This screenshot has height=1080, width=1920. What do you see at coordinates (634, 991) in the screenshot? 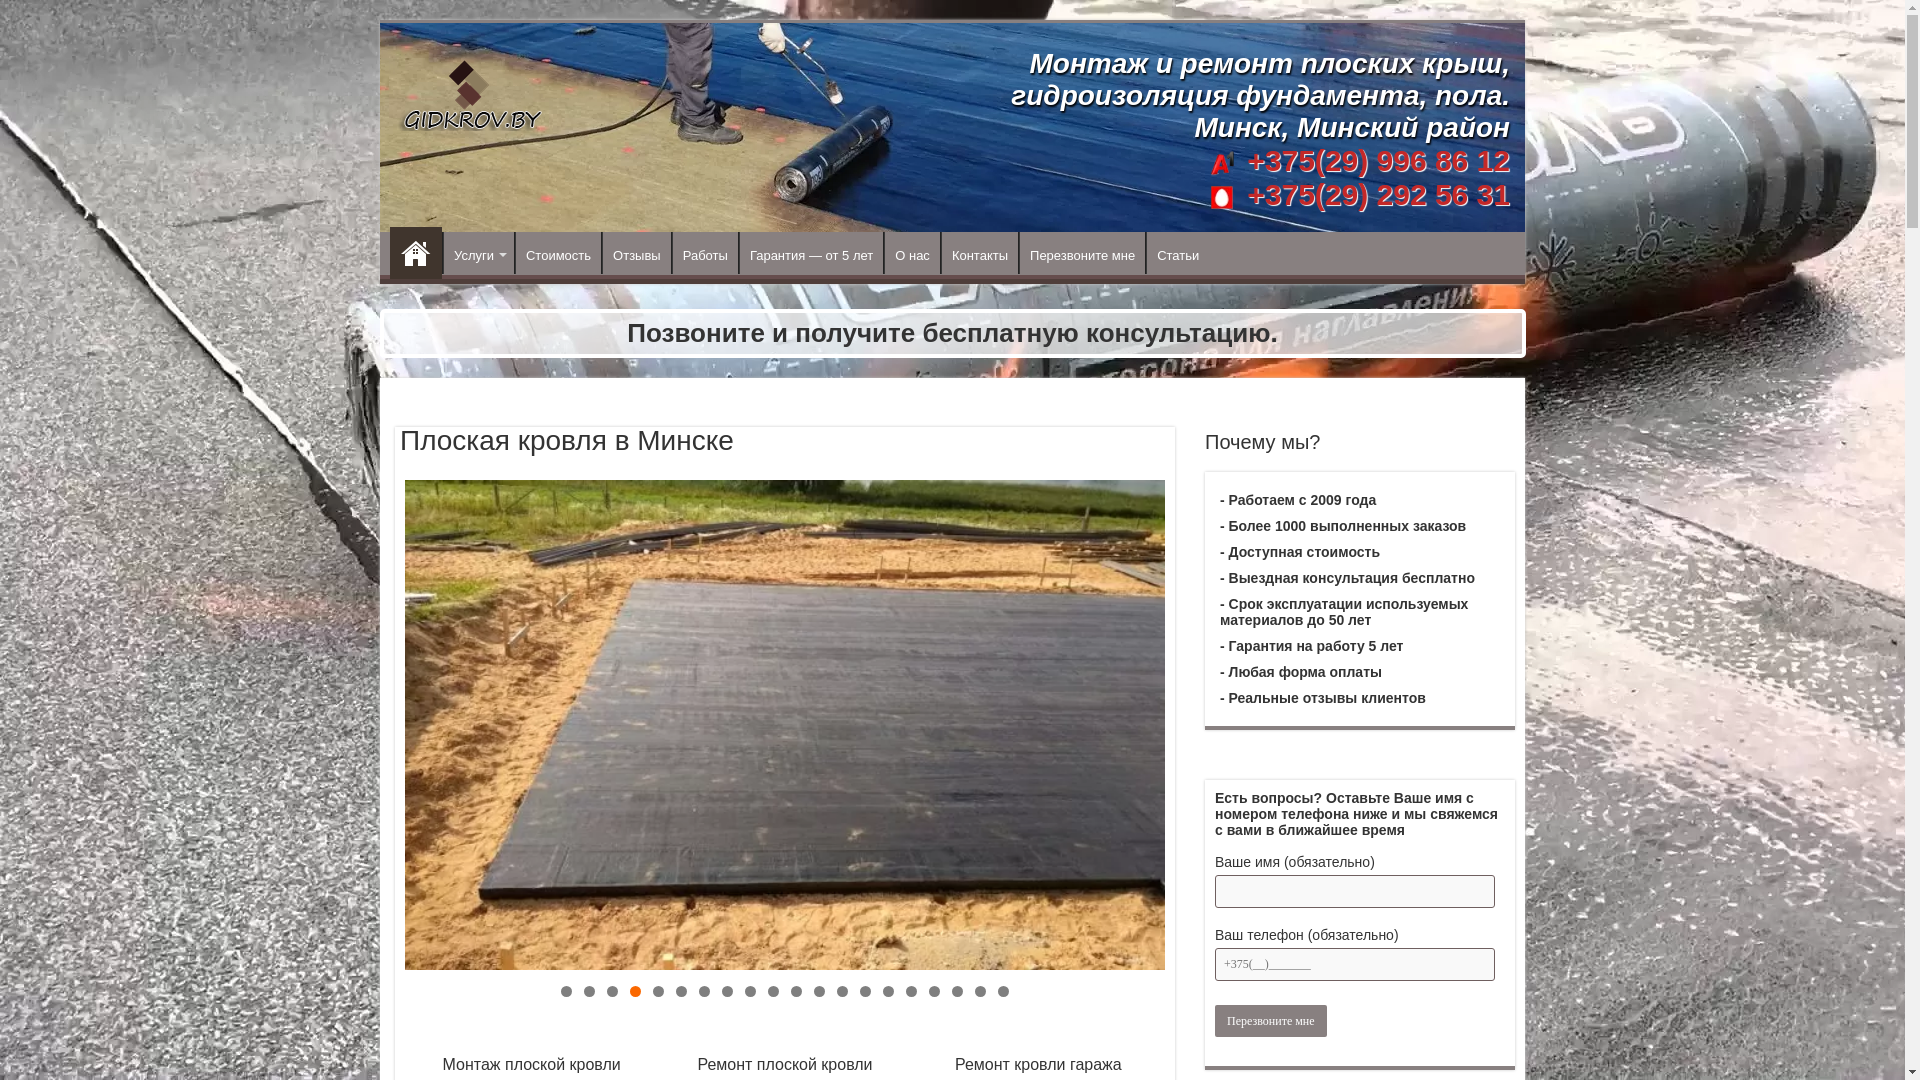
I see `'4'` at bounding box center [634, 991].